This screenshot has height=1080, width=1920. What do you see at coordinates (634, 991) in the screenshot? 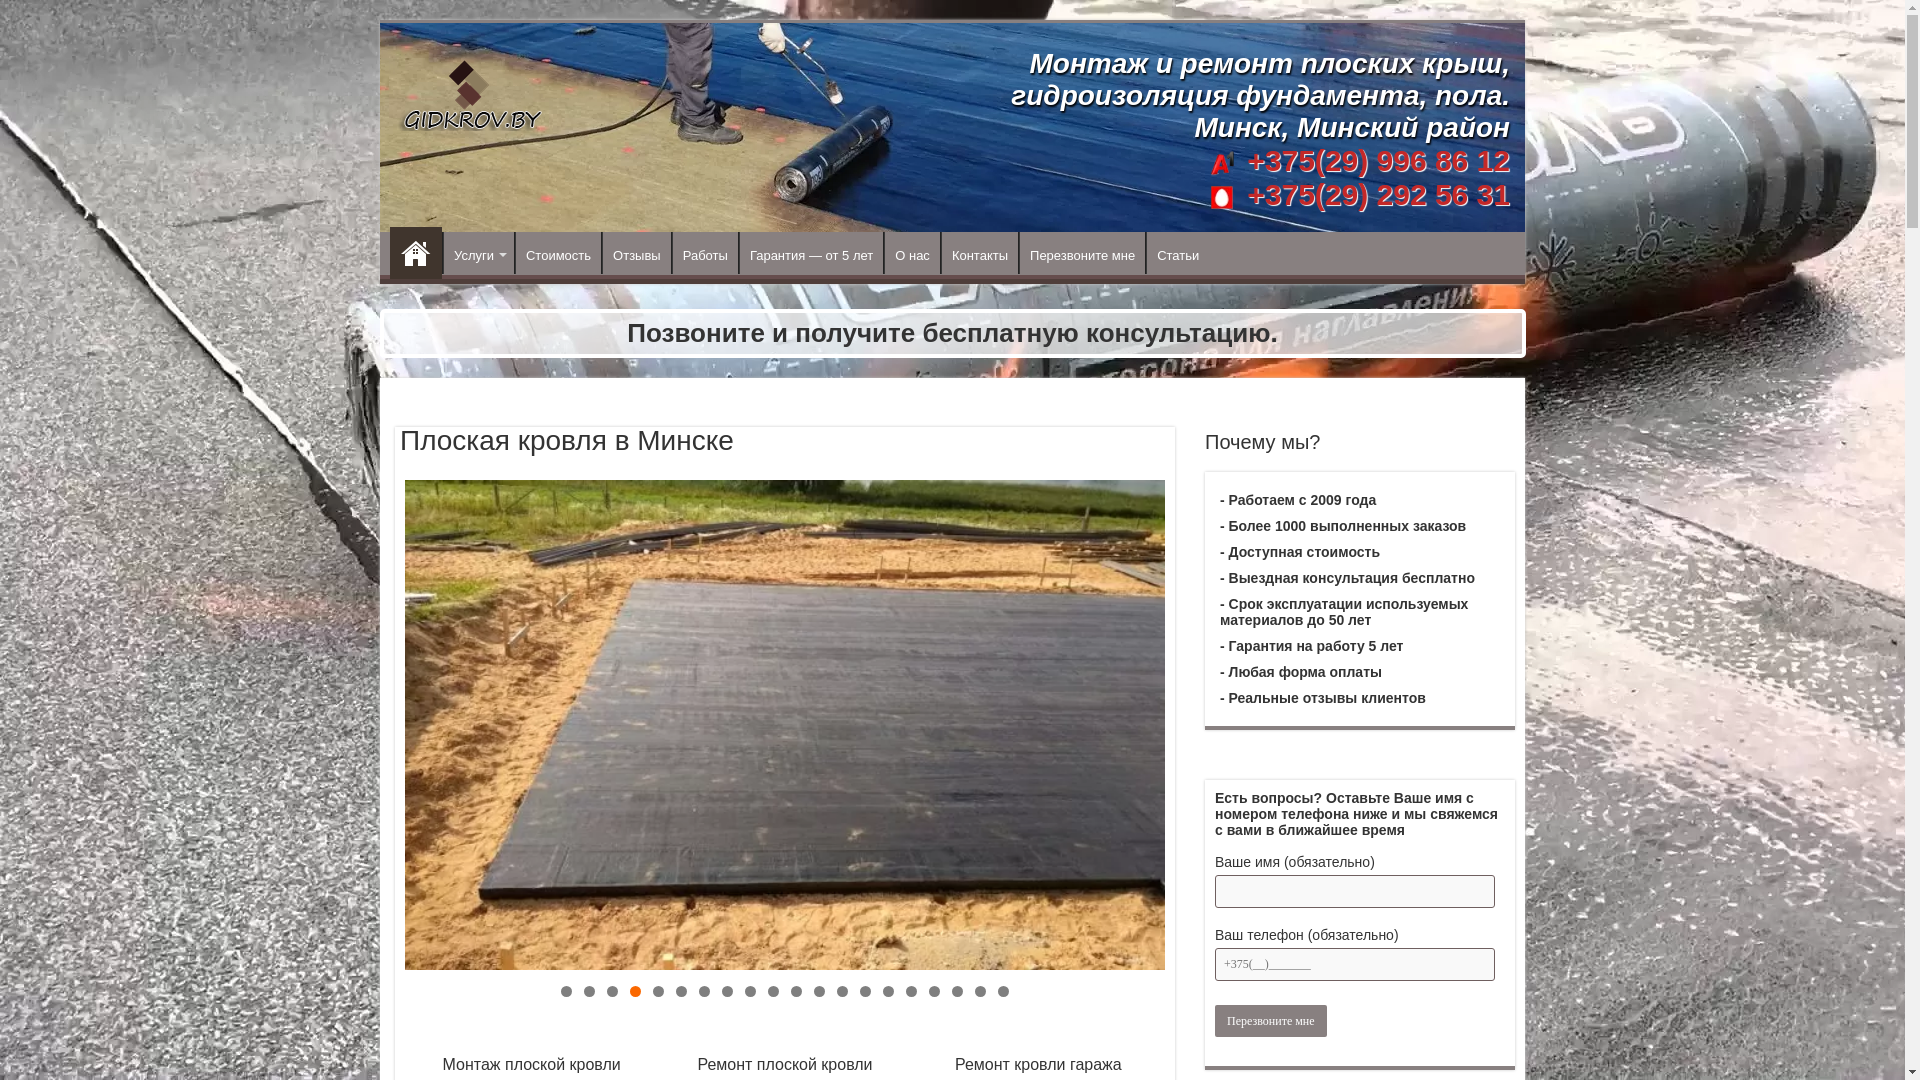
I see `'4'` at bounding box center [634, 991].